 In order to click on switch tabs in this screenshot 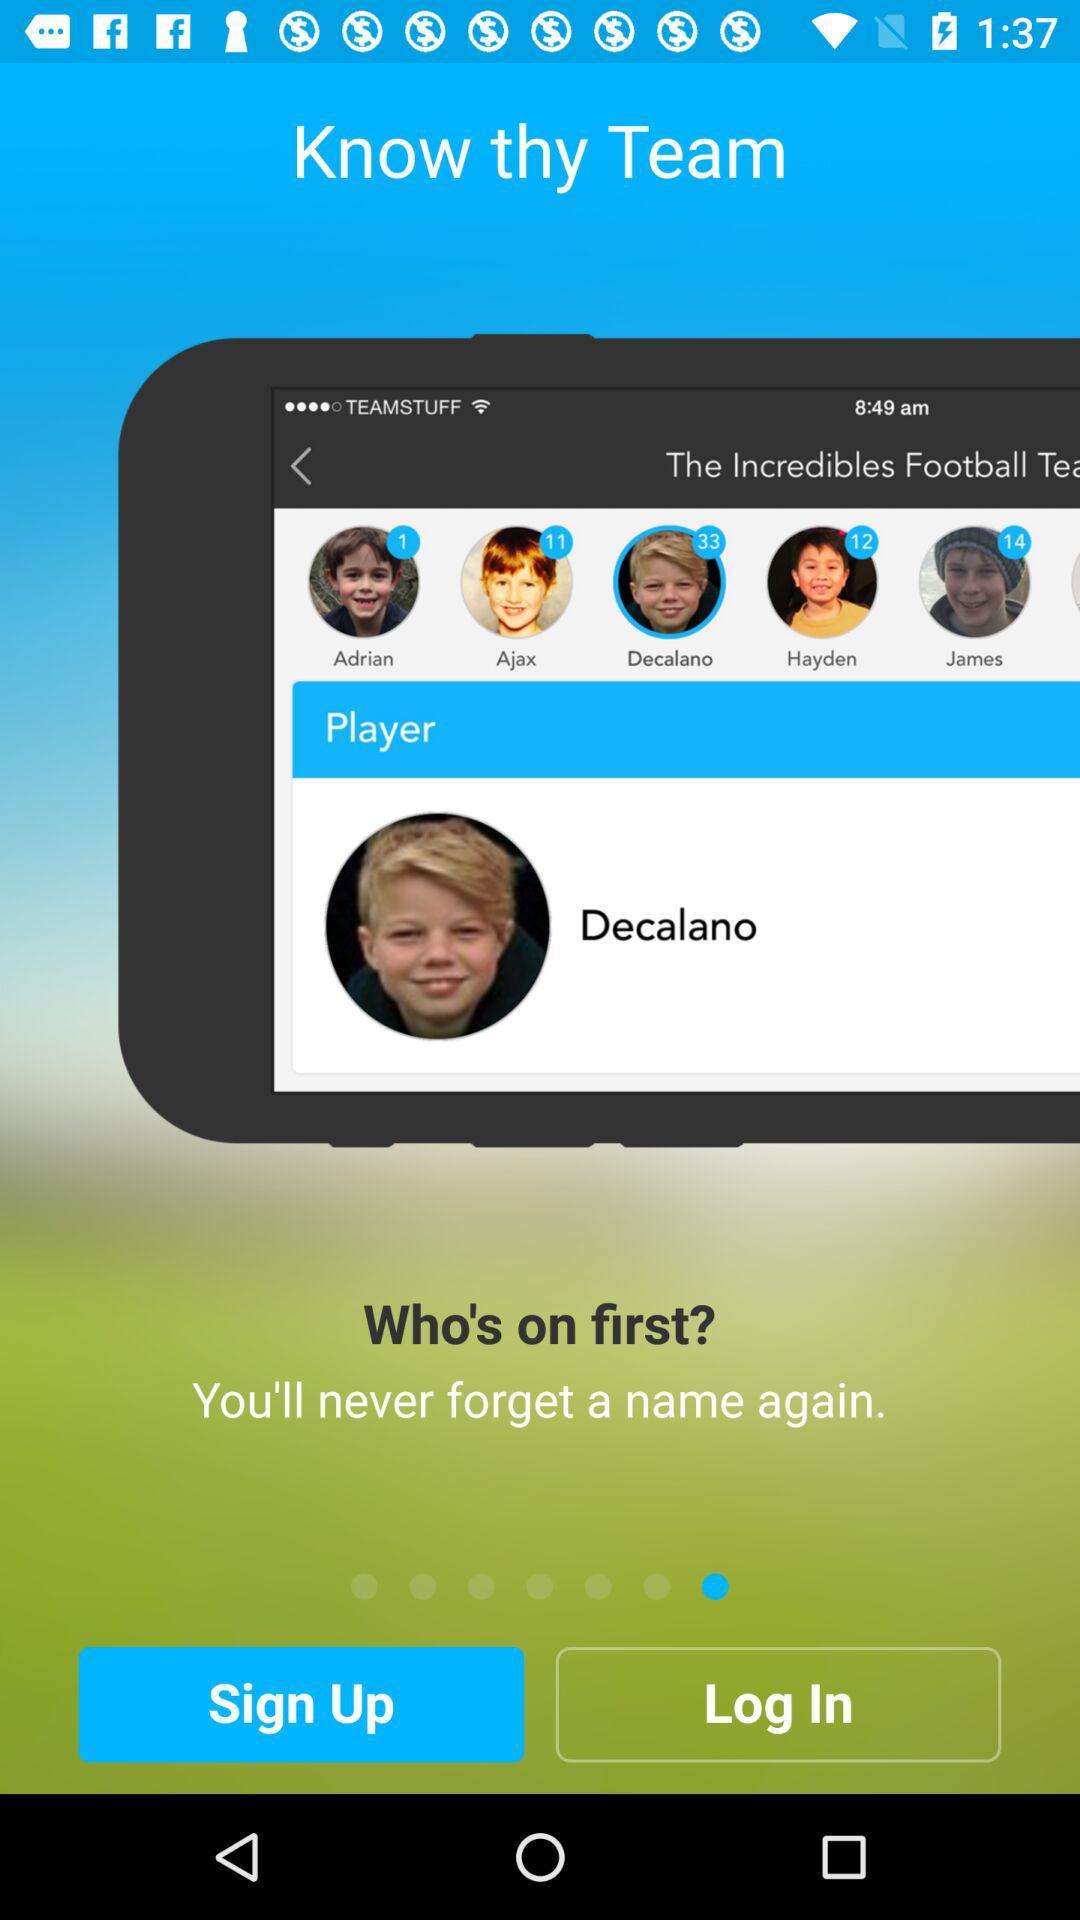, I will do `click(481, 1585)`.